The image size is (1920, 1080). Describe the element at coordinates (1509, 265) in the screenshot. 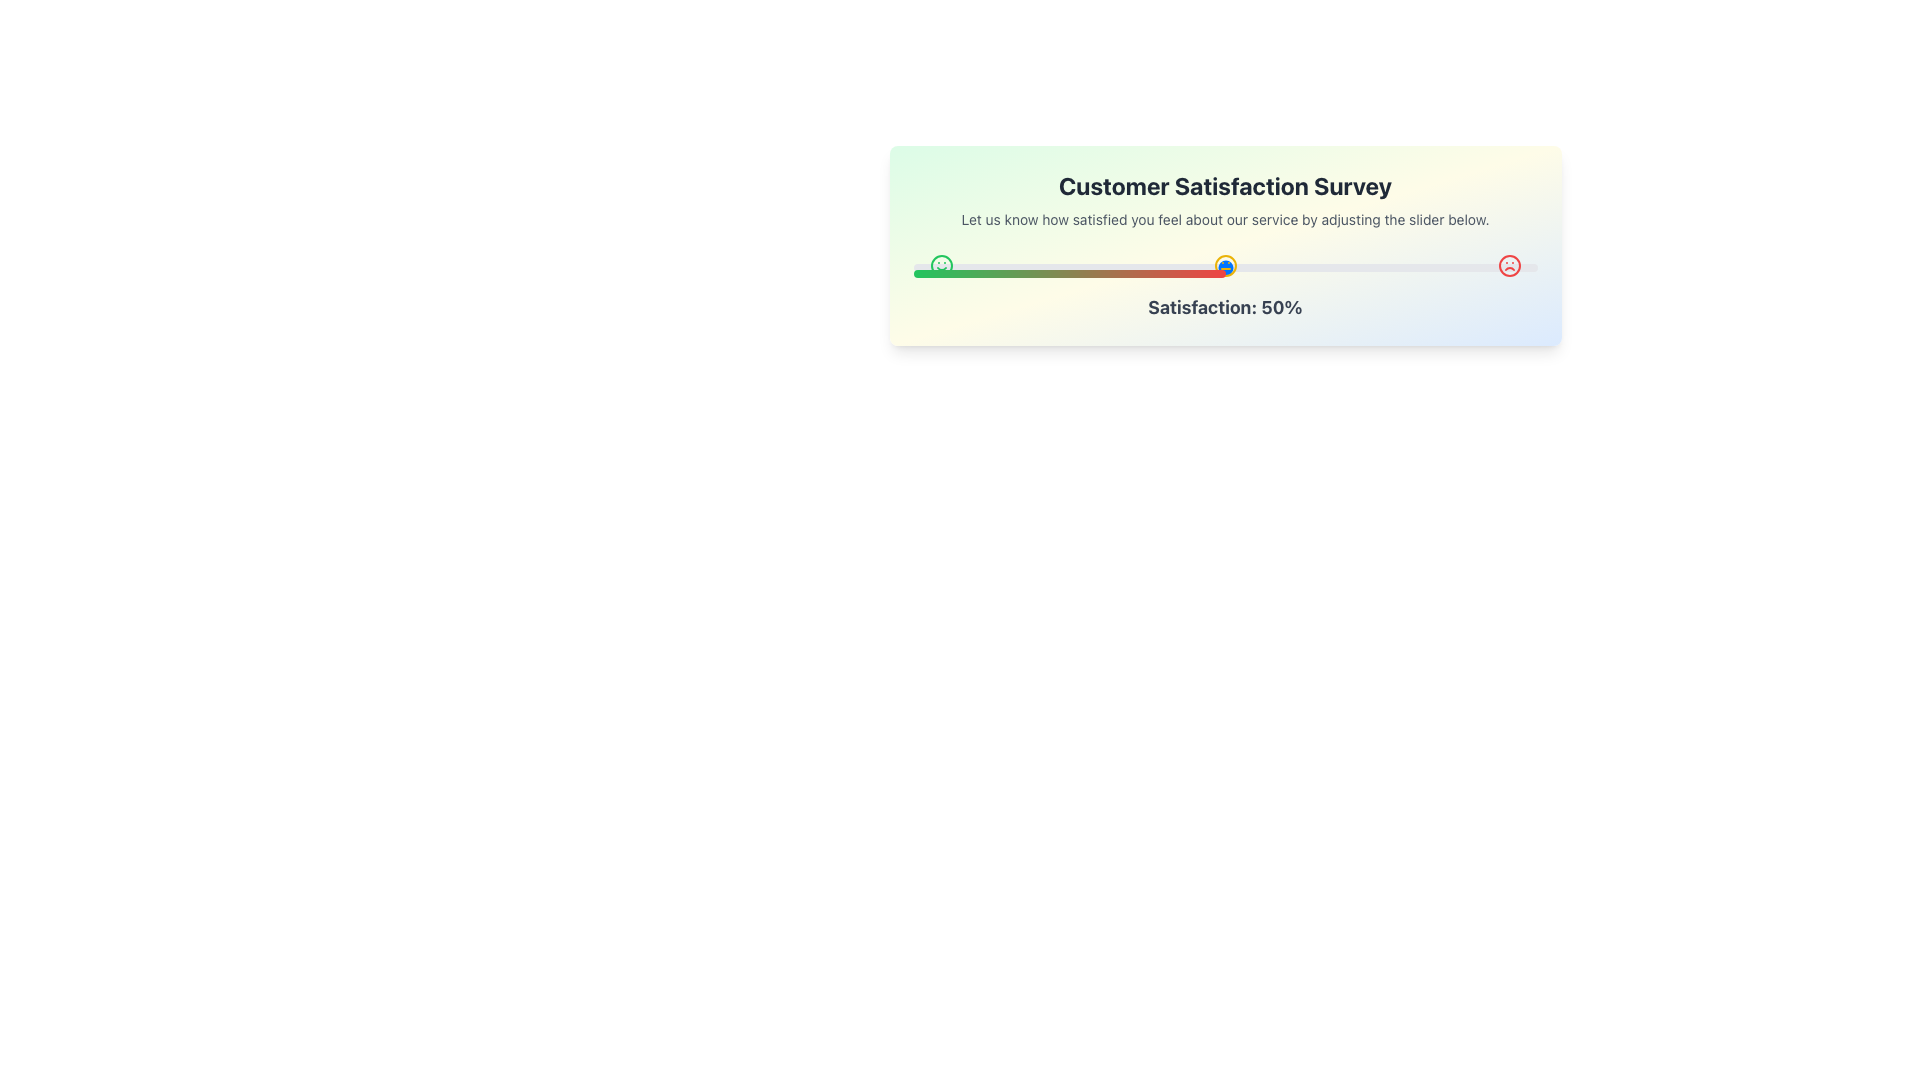

I see `red frowning face icon located at the far right end of a row of three icons, which indicates negative feedback or dissatisfaction` at that location.